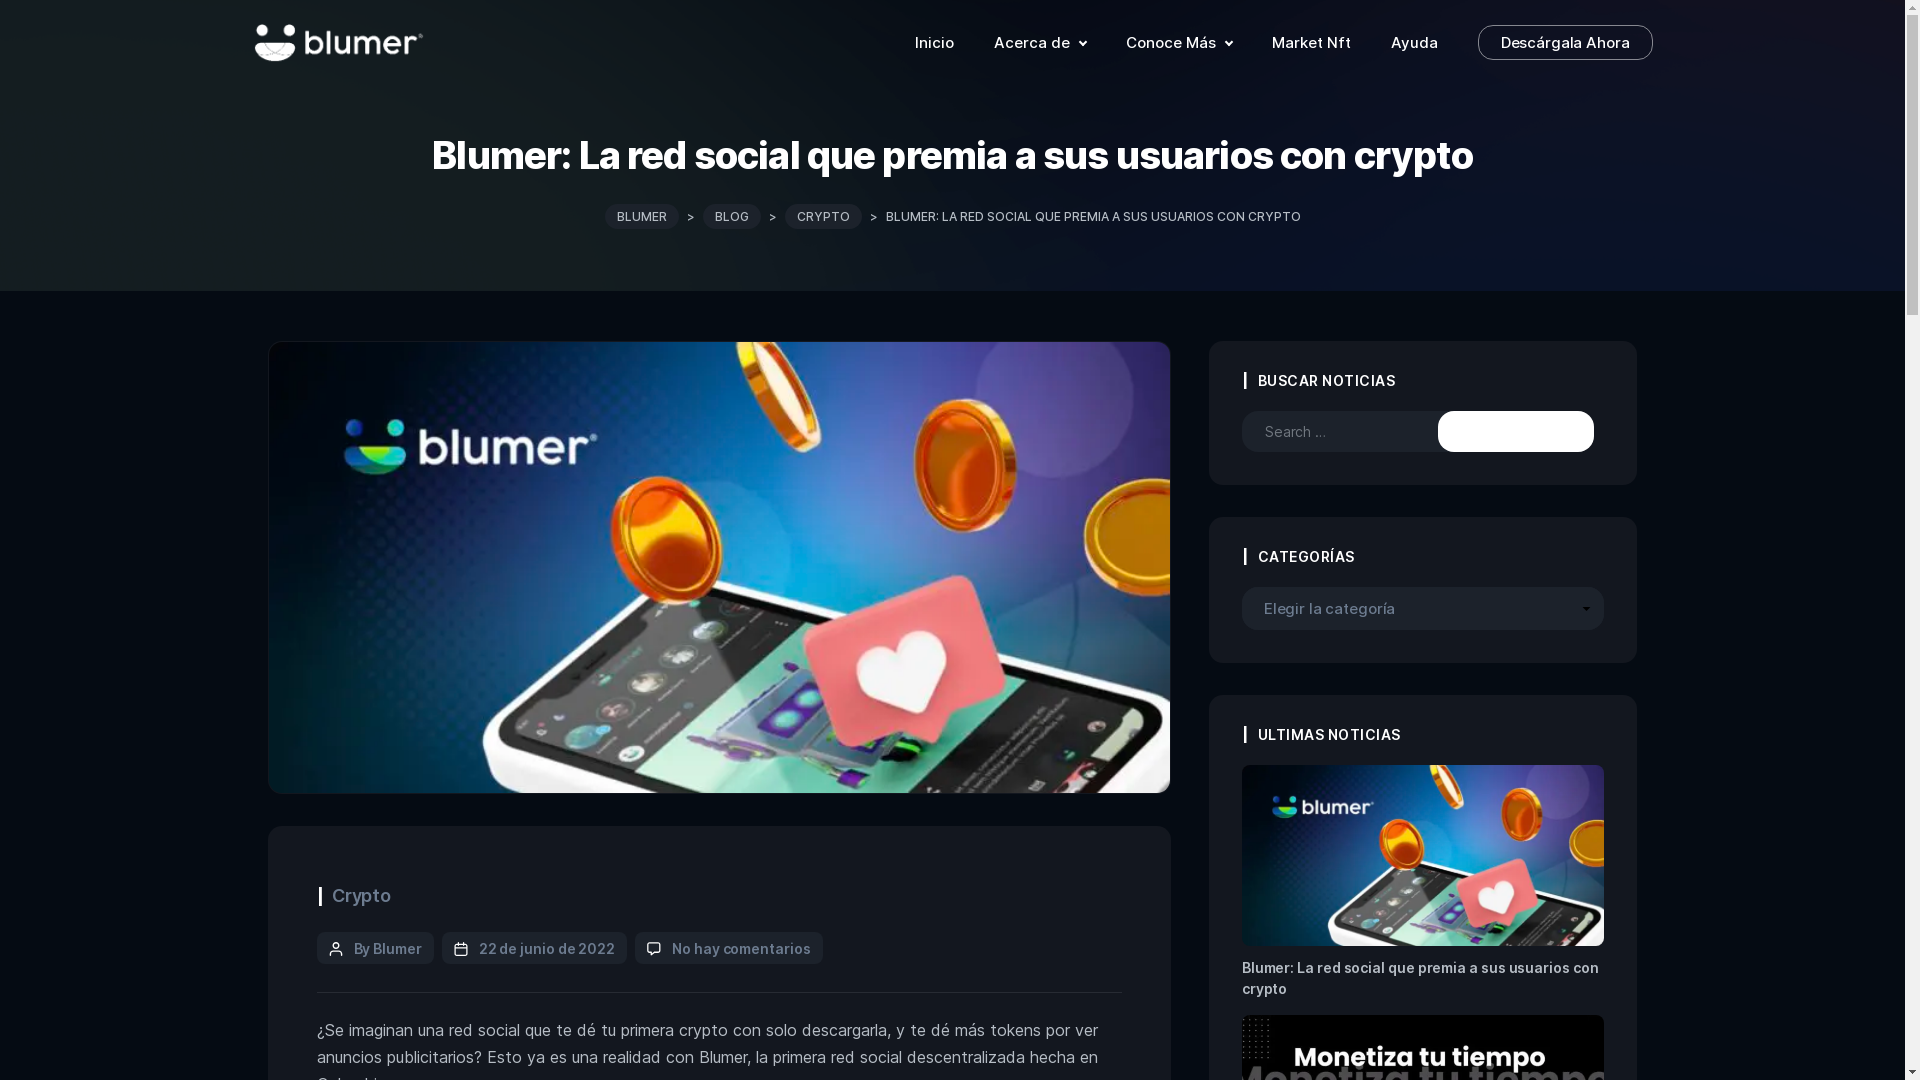  What do you see at coordinates (740, 947) in the screenshot?
I see `'No hay comentarios'` at bounding box center [740, 947].